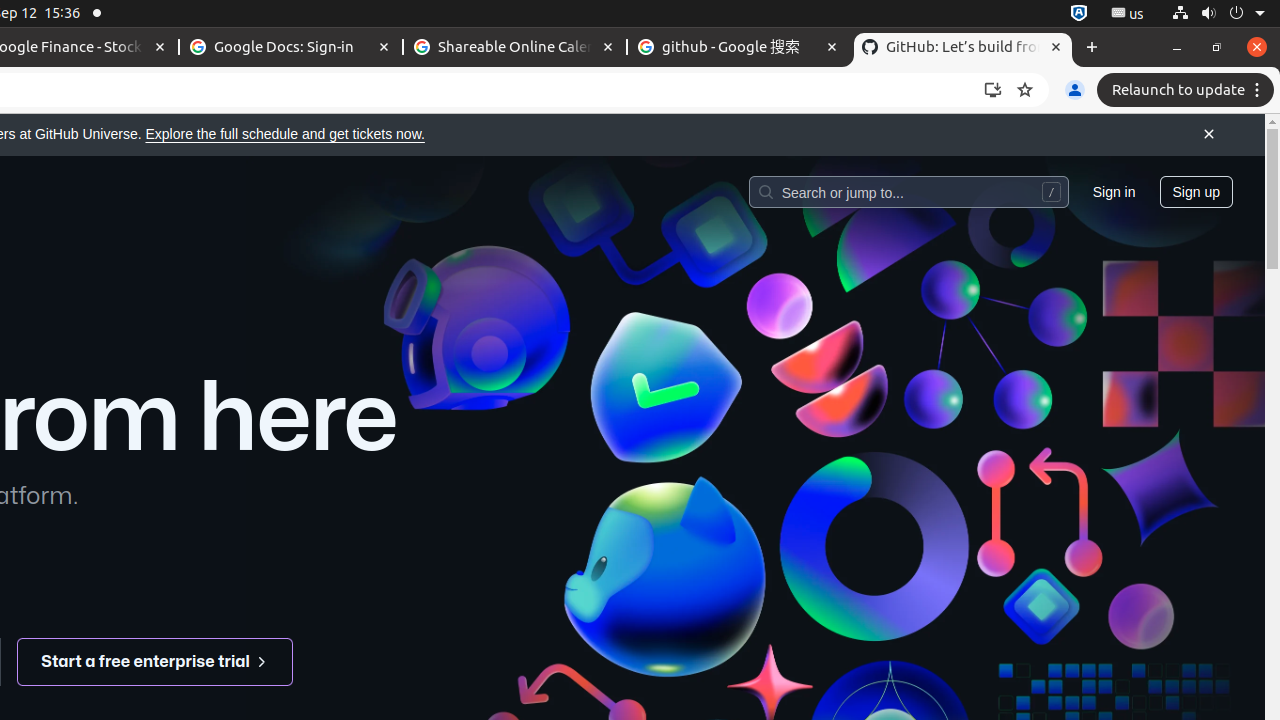 Image resolution: width=1280 pixels, height=720 pixels. What do you see at coordinates (1078, 13) in the screenshot?
I see `':1.72/StatusNotifierItem'` at bounding box center [1078, 13].